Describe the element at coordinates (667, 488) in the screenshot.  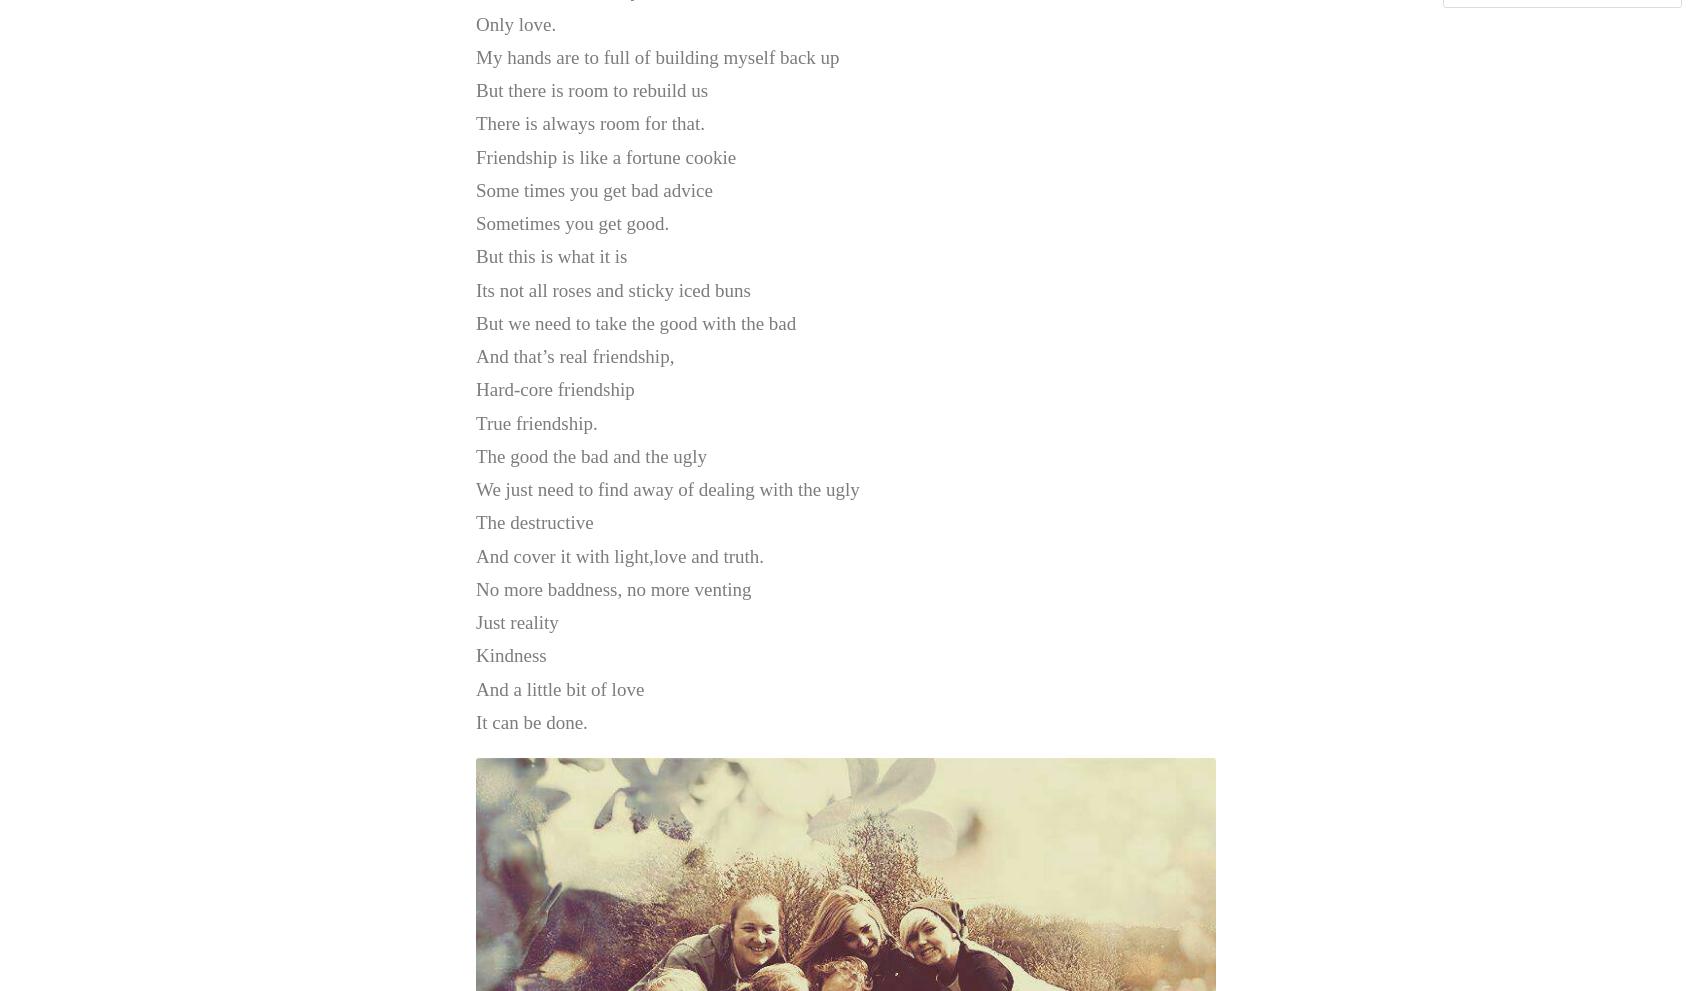
I see `'We just need to find away of dealing with the ugly'` at that location.